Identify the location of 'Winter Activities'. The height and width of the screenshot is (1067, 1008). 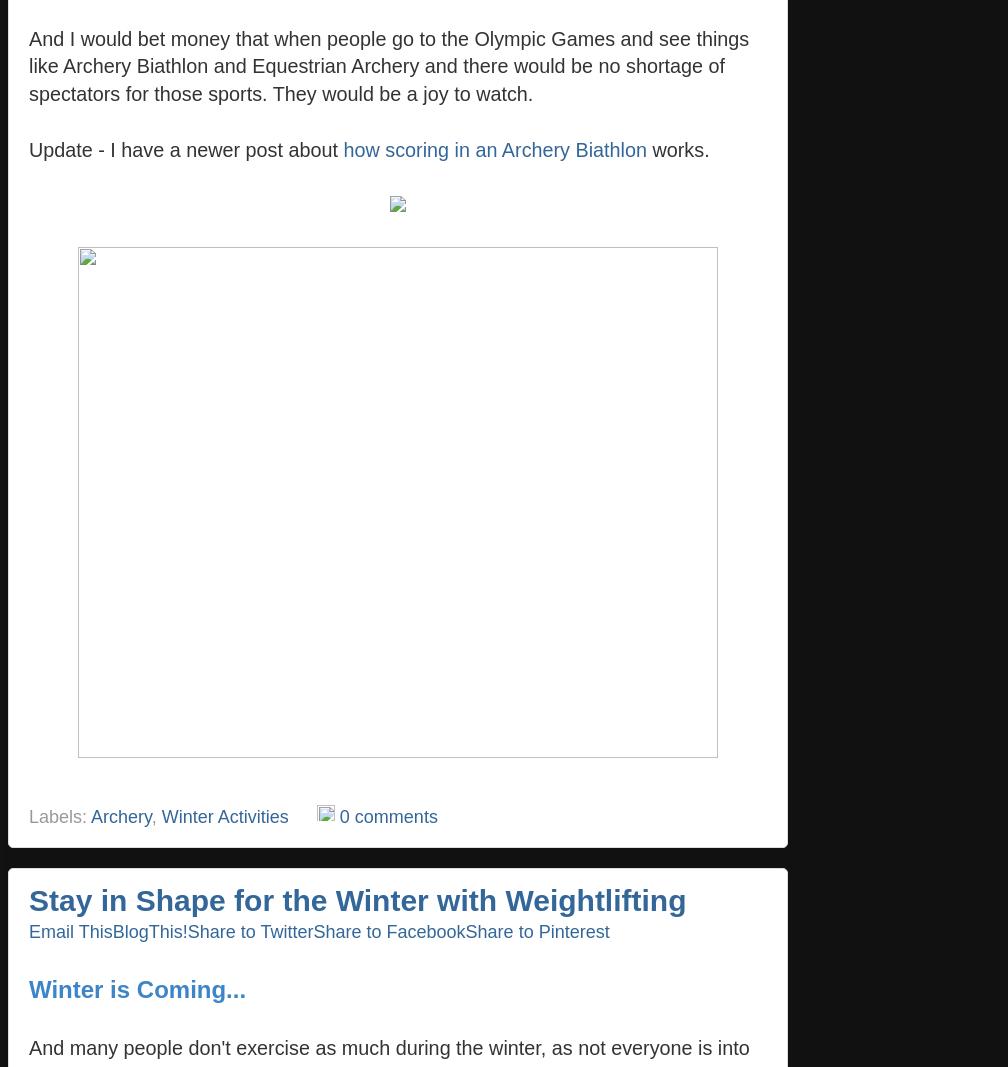
(224, 815).